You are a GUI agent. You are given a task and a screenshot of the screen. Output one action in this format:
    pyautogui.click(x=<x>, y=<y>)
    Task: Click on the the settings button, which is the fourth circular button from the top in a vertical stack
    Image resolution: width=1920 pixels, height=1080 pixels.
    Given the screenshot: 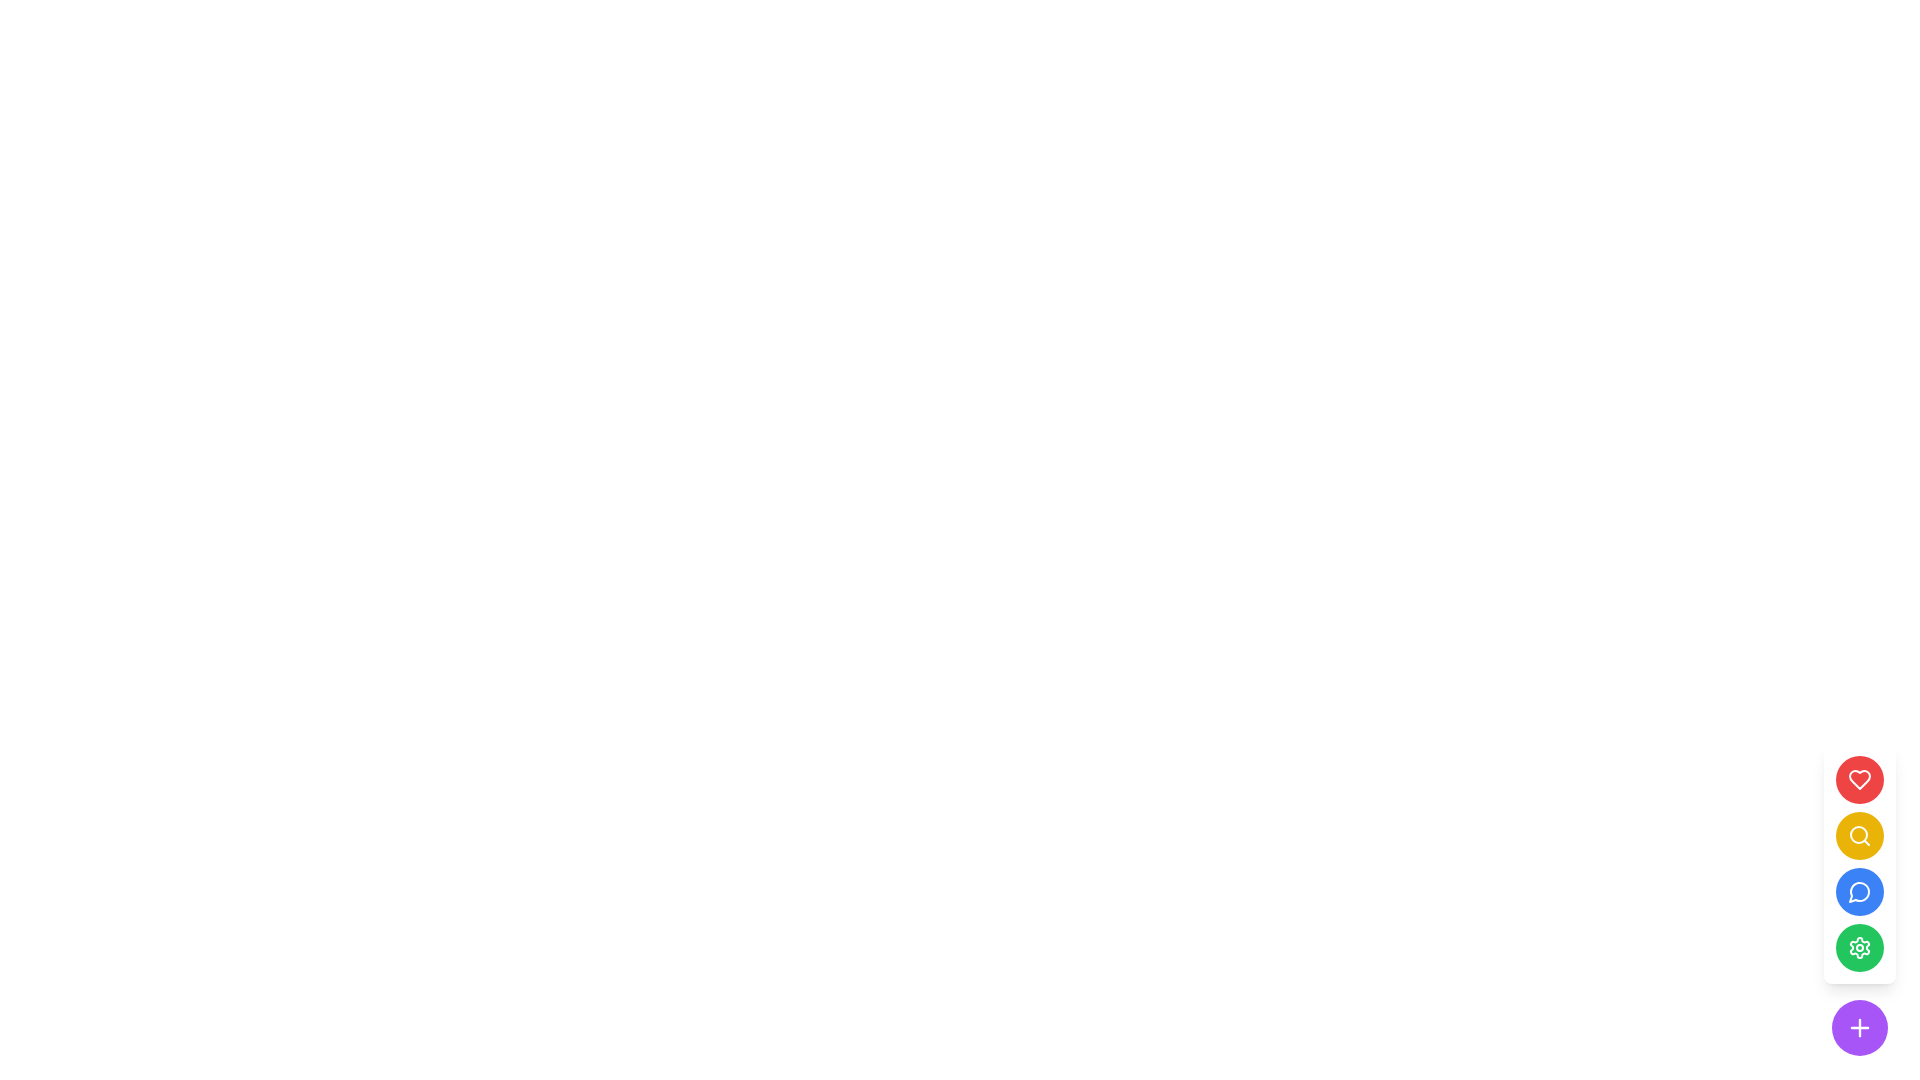 What is the action you would take?
    pyautogui.click(x=1859, y=947)
    